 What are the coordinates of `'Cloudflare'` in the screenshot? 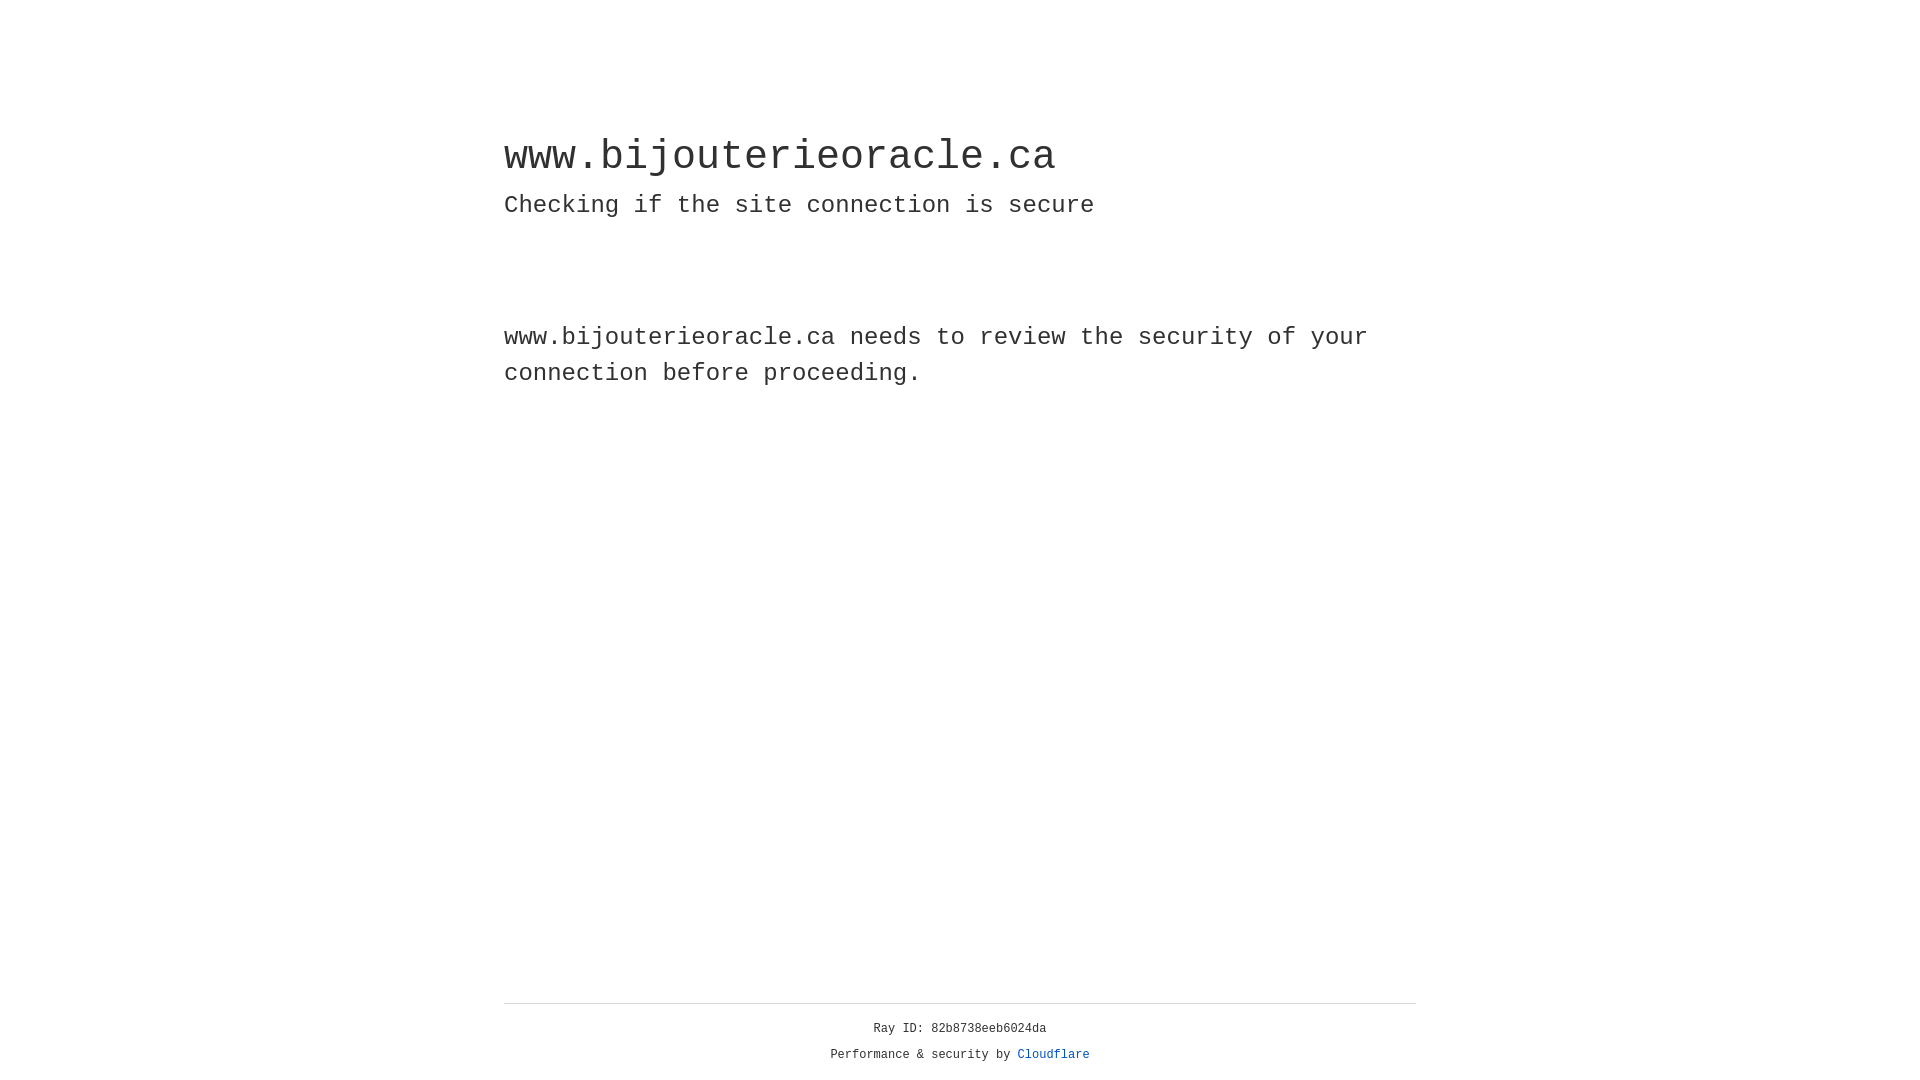 It's located at (1017, 1054).